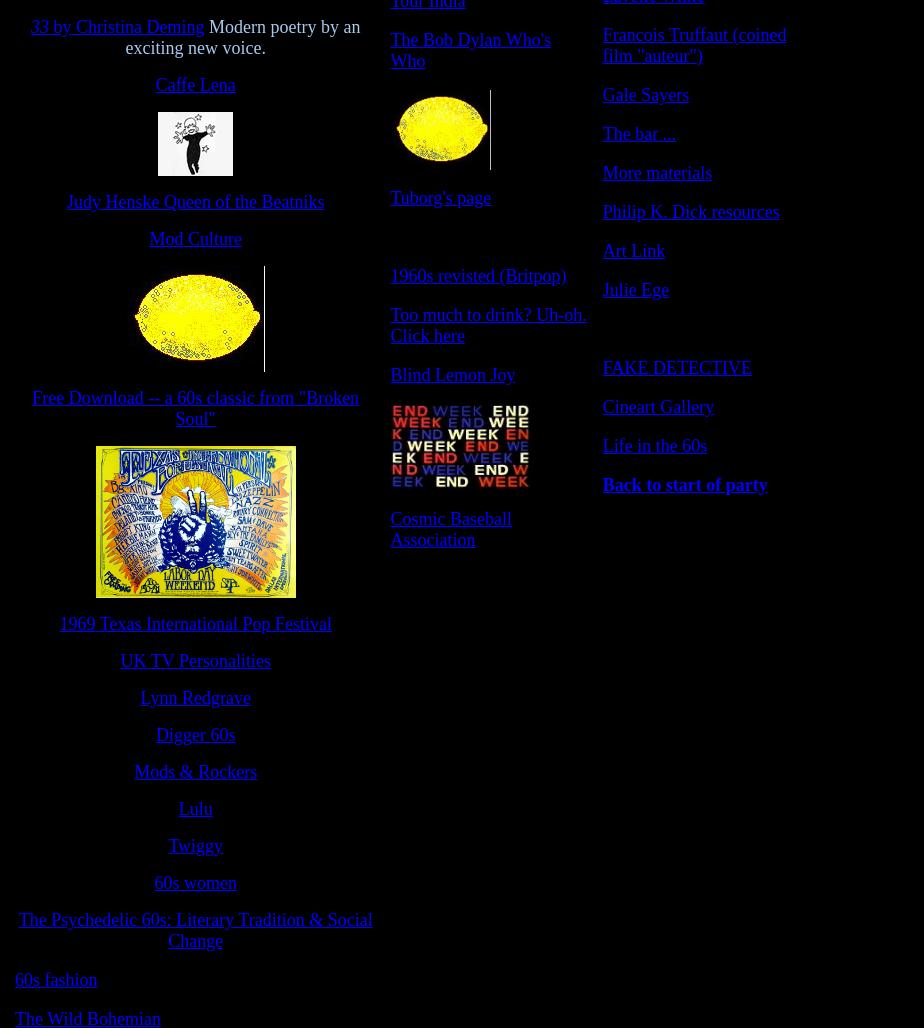 The height and width of the screenshot is (1028, 924). What do you see at coordinates (195, 845) in the screenshot?
I see `'Twiggy'` at bounding box center [195, 845].